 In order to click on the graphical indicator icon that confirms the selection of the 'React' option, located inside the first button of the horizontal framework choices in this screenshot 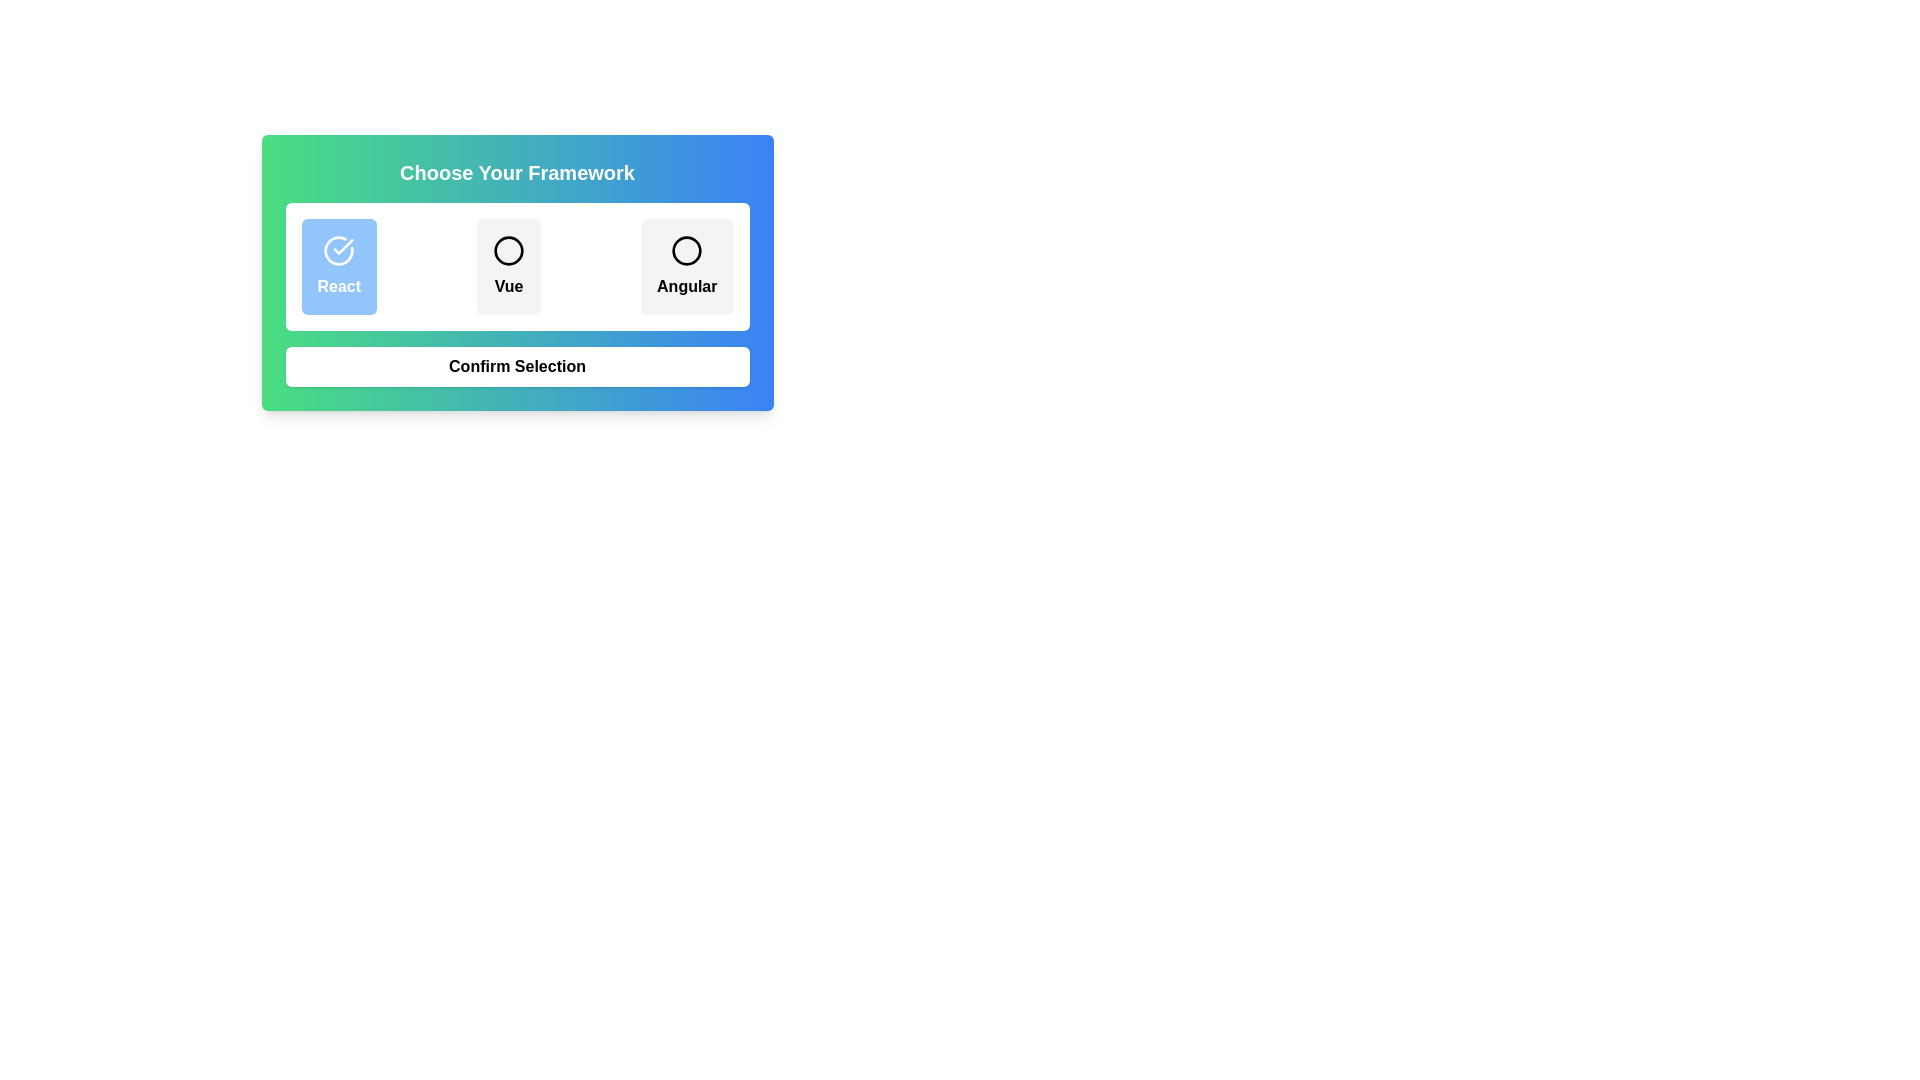, I will do `click(339, 249)`.